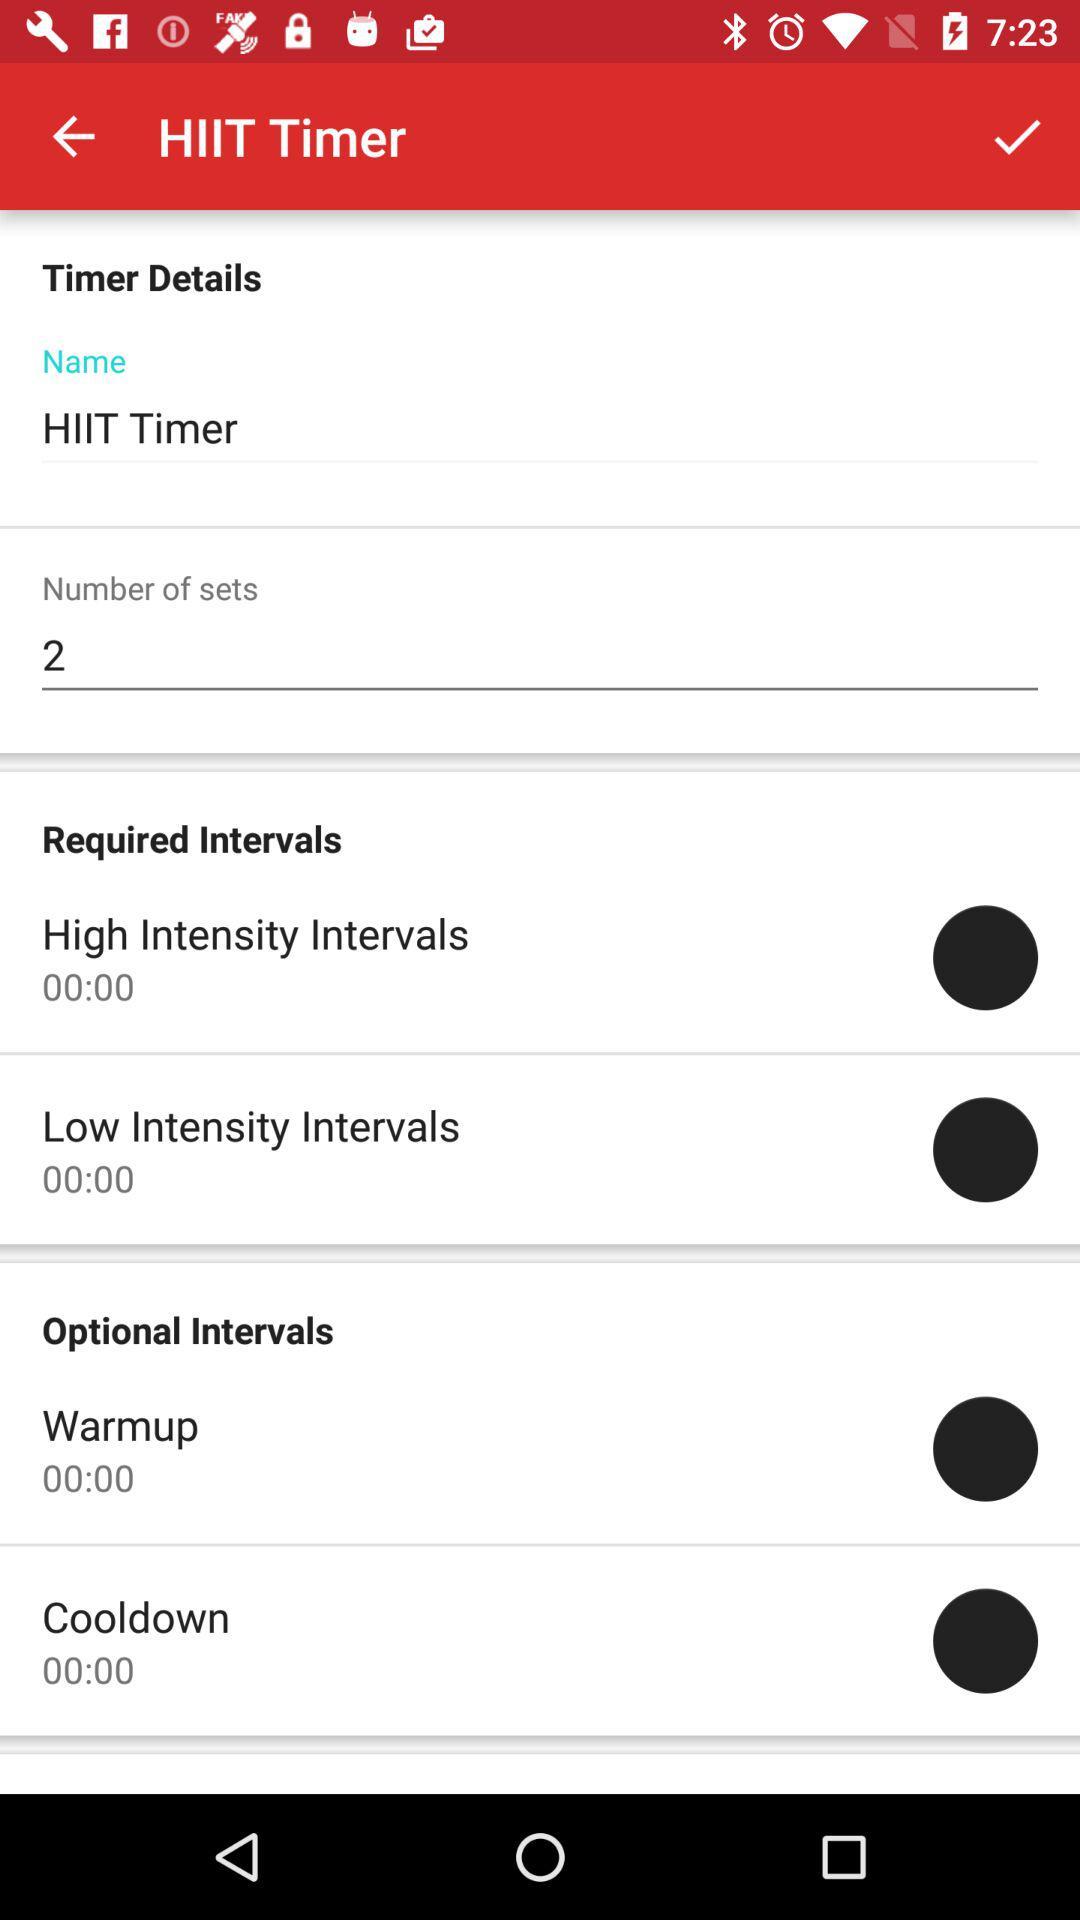 The height and width of the screenshot is (1920, 1080). I want to click on the item to the left of hiit timer app, so click(72, 135).